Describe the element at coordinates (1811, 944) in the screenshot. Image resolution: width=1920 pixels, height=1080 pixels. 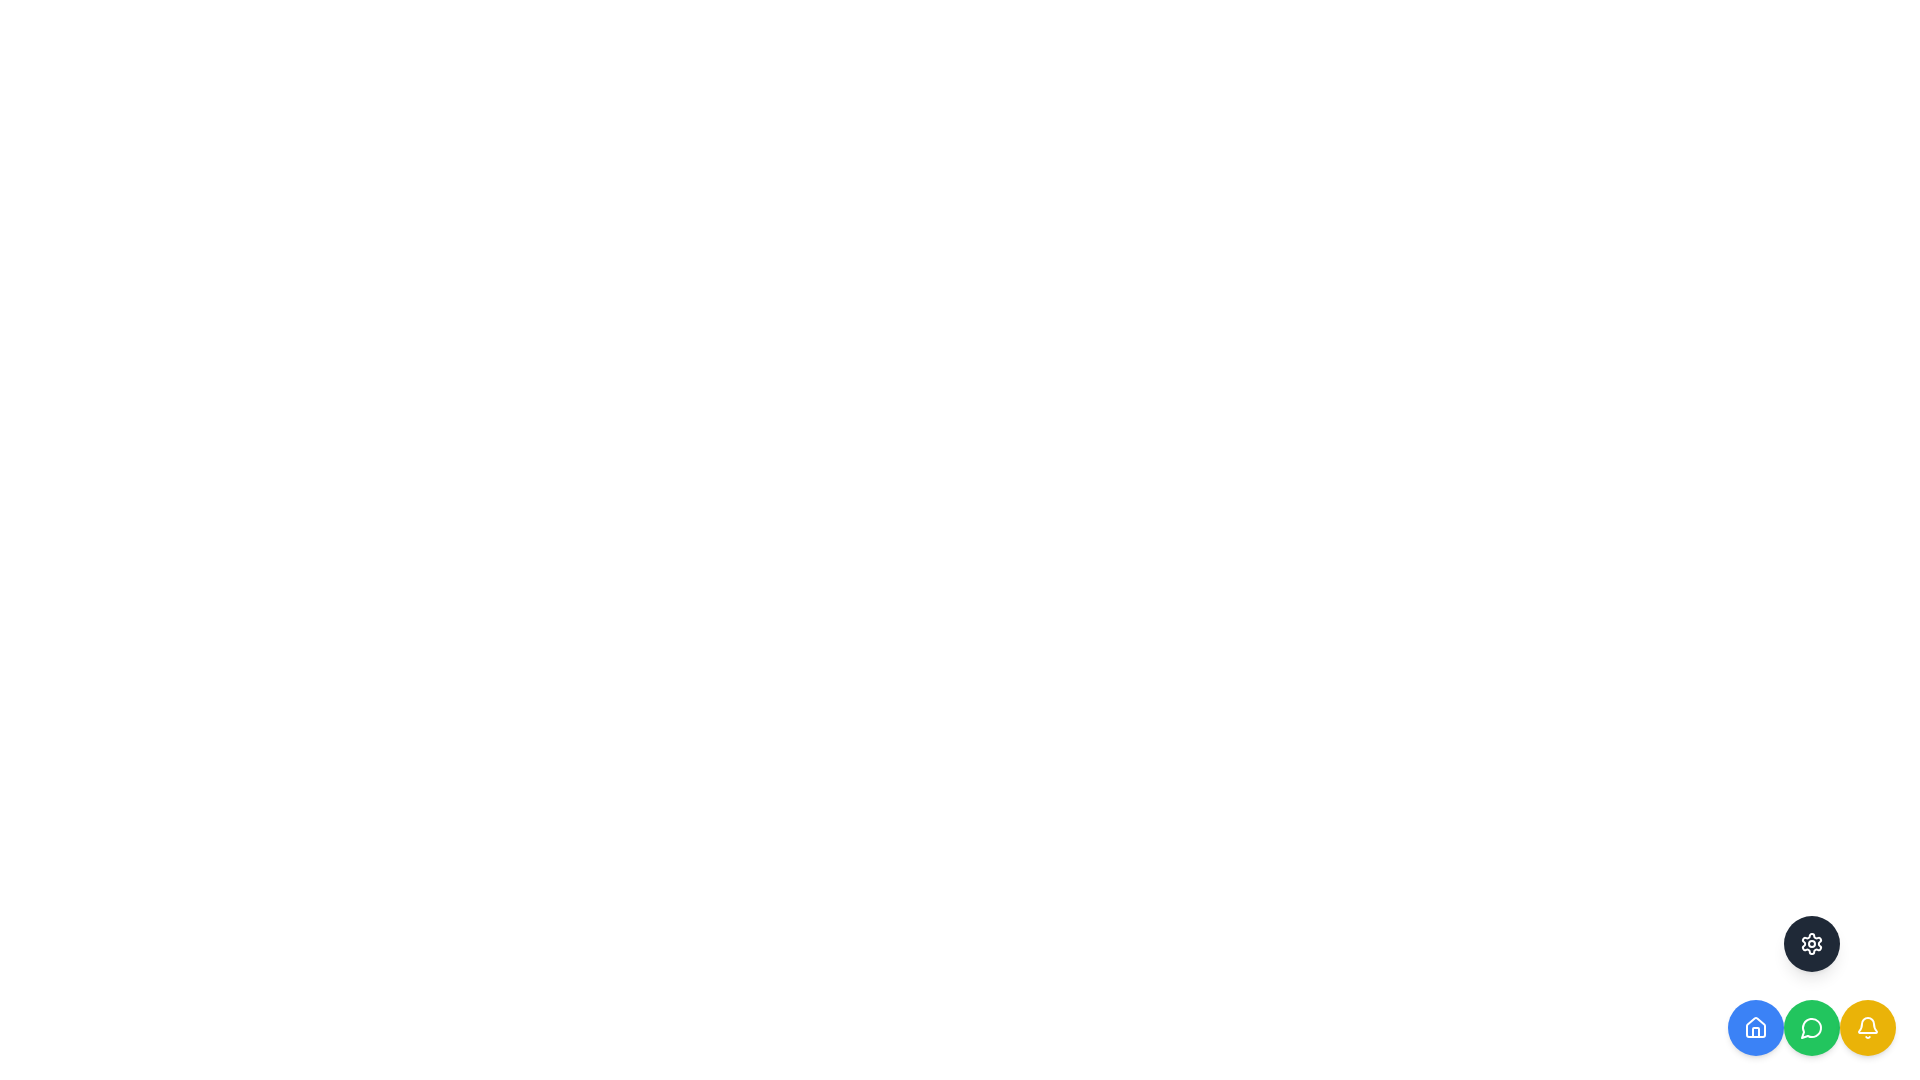
I see `the circular button with a dark gray background and white gear icon located in the lower-right corner of the interface` at that location.